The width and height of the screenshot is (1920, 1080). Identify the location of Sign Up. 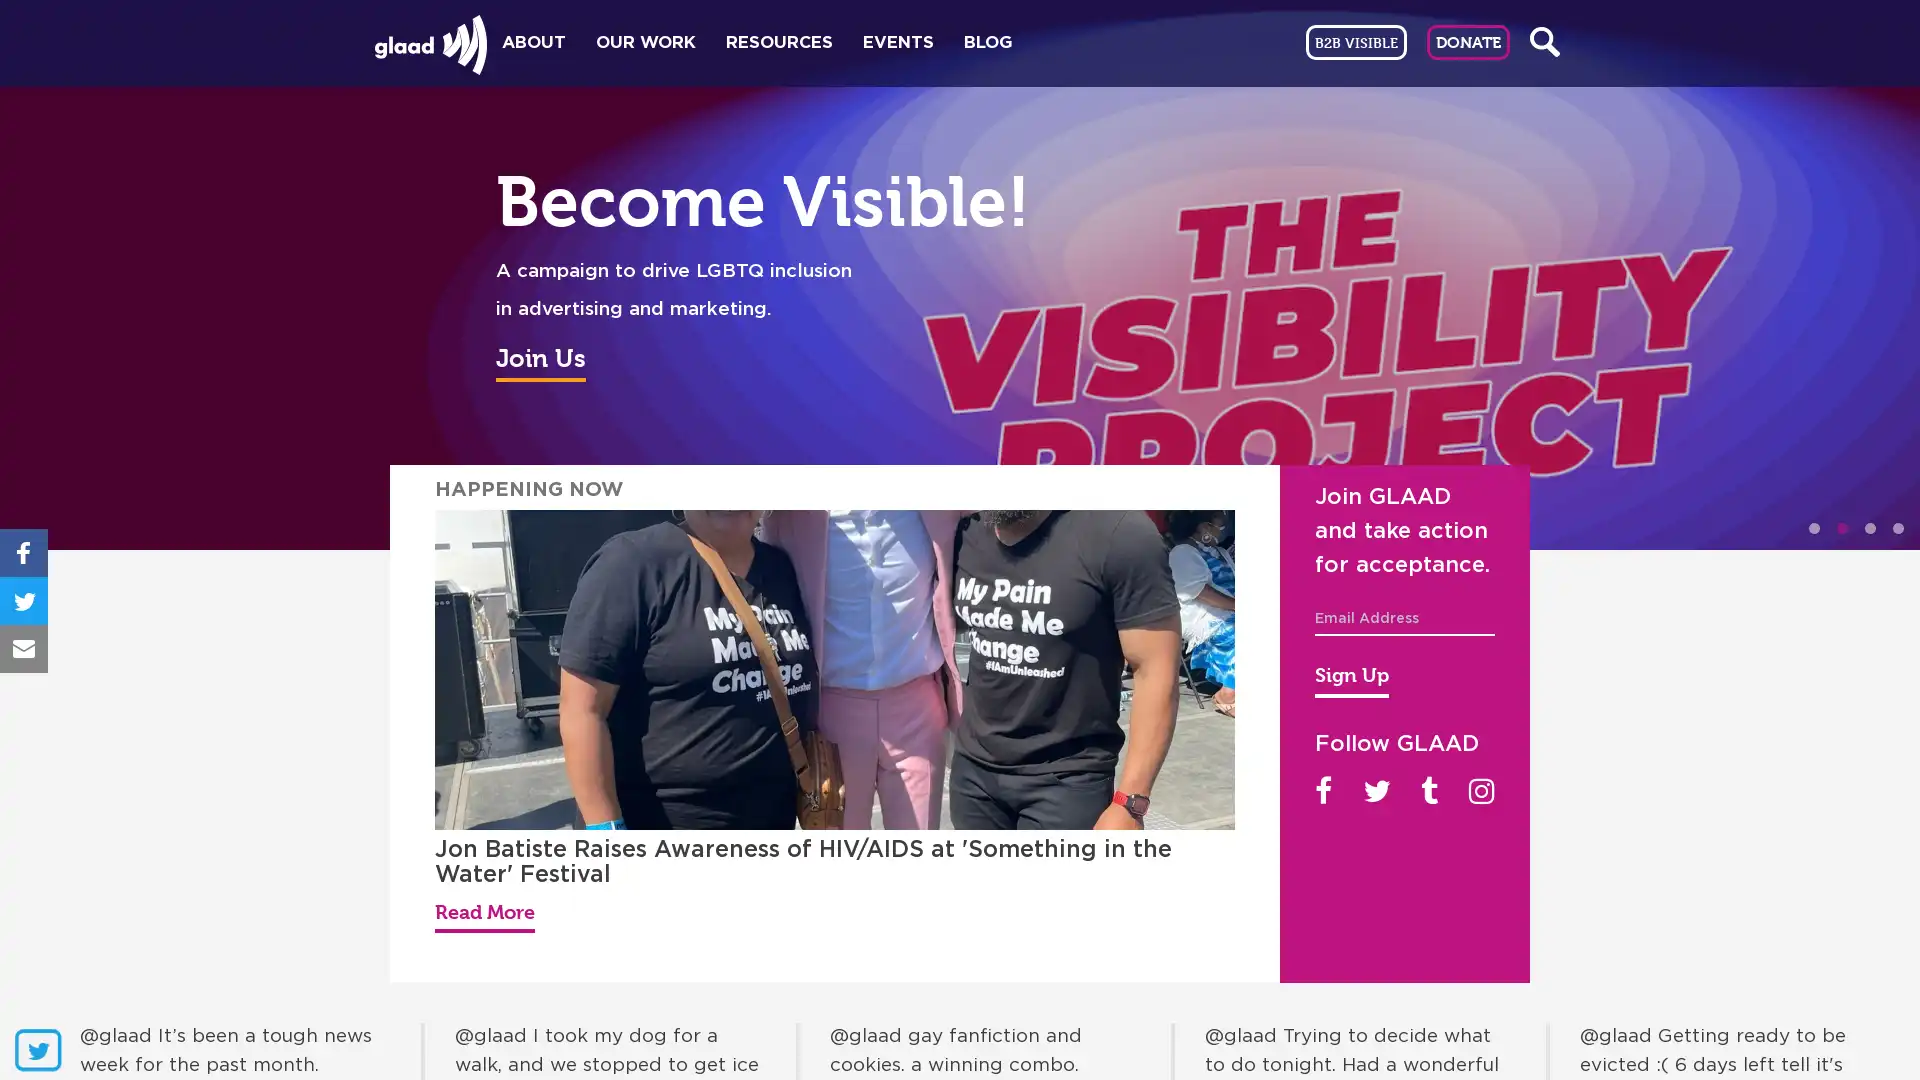
(1352, 677).